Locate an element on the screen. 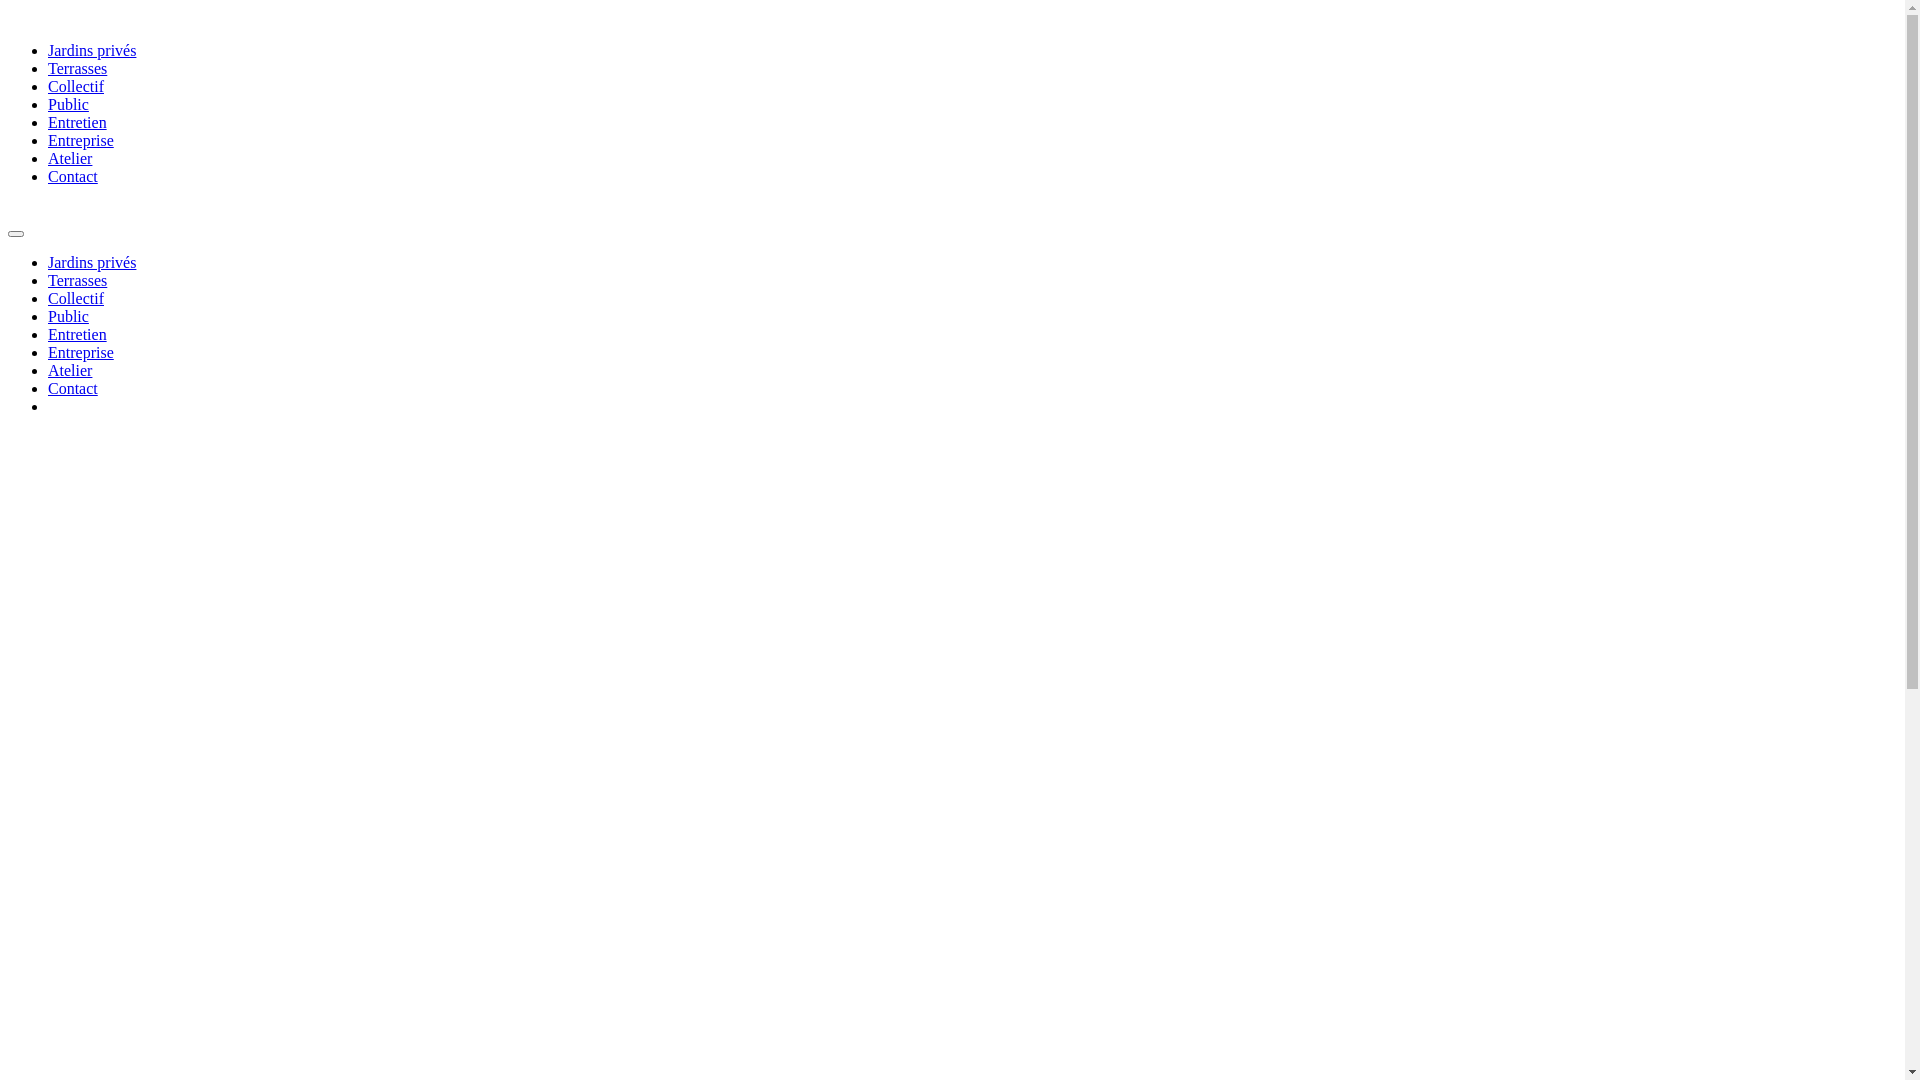 This screenshot has height=1080, width=1920. 'Entretien' is located at coordinates (48, 122).